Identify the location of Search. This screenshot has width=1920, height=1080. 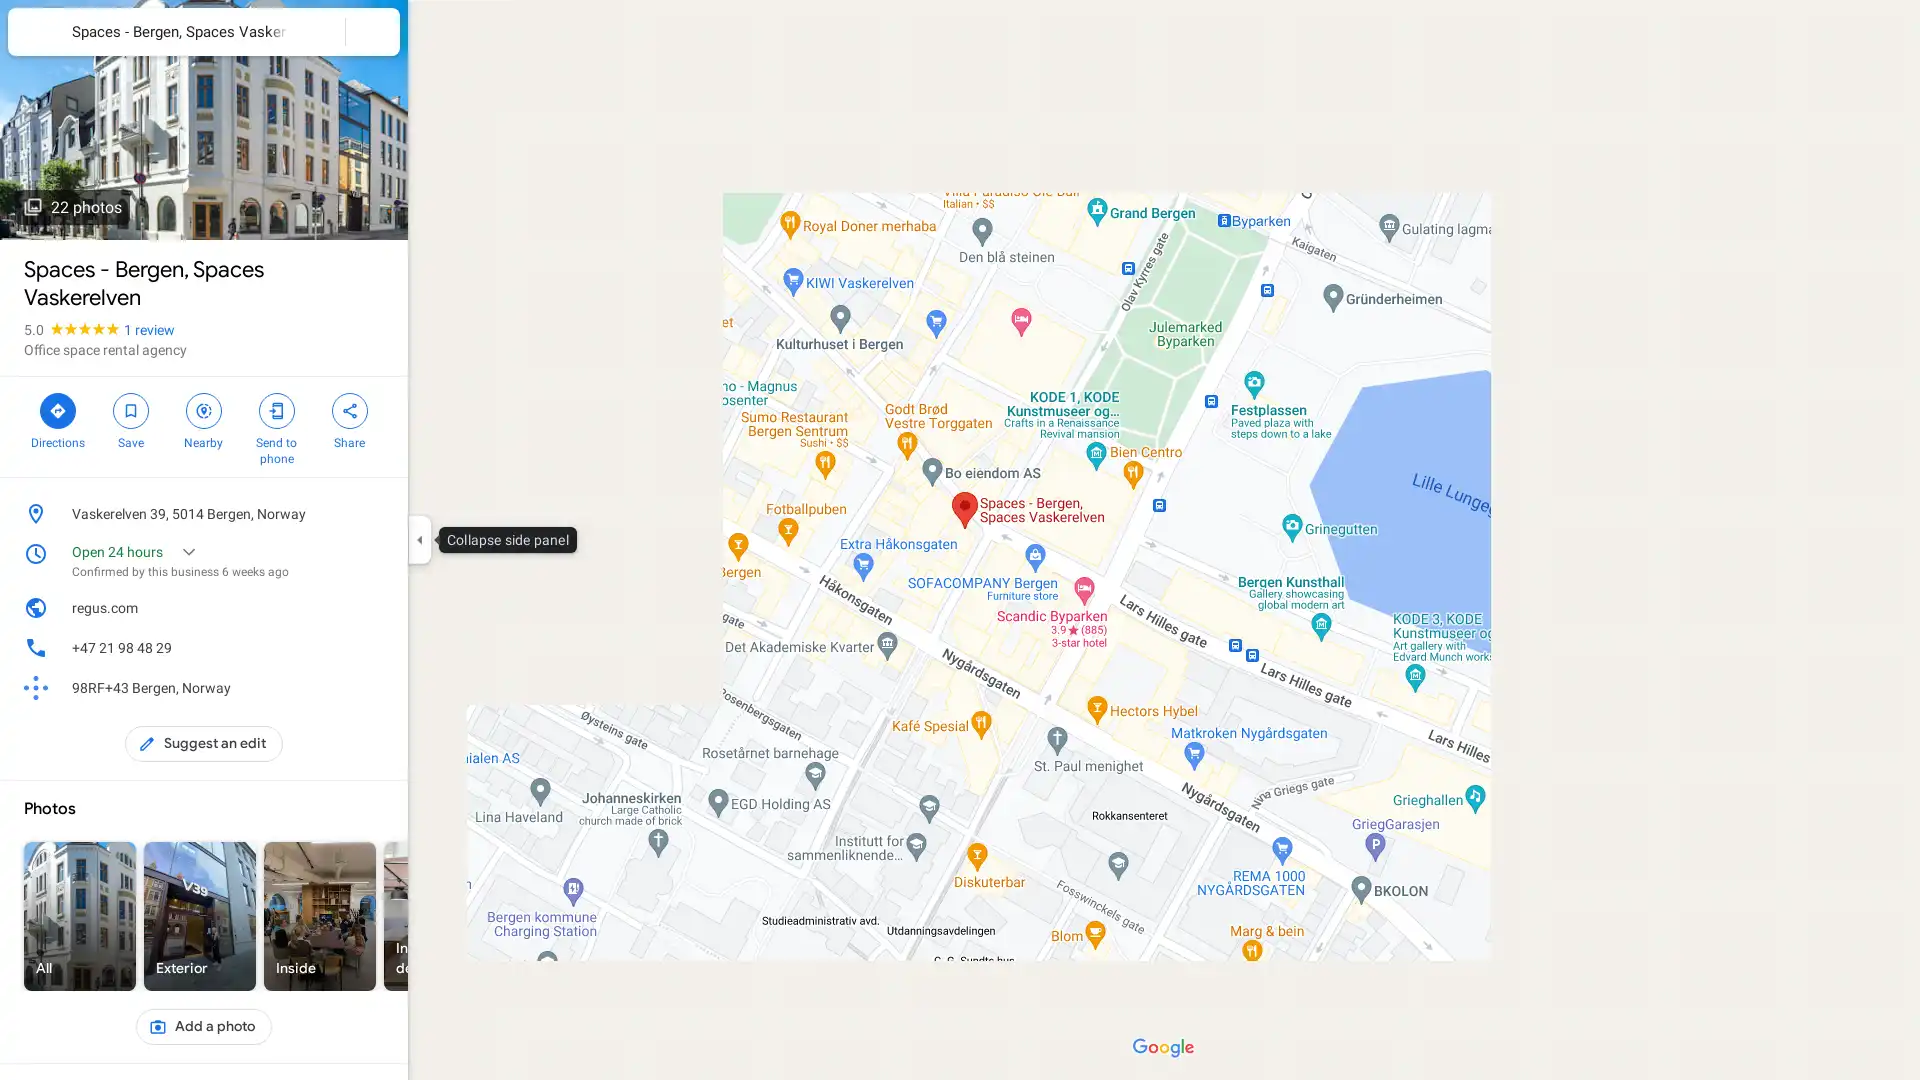
(317, 31).